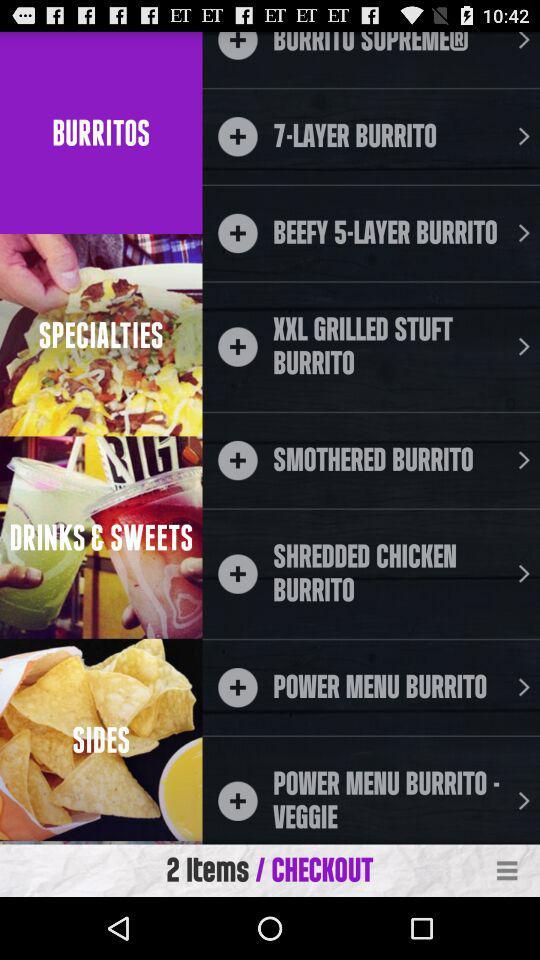  What do you see at coordinates (507, 870) in the screenshot?
I see `more options icon` at bounding box center [507, 870].